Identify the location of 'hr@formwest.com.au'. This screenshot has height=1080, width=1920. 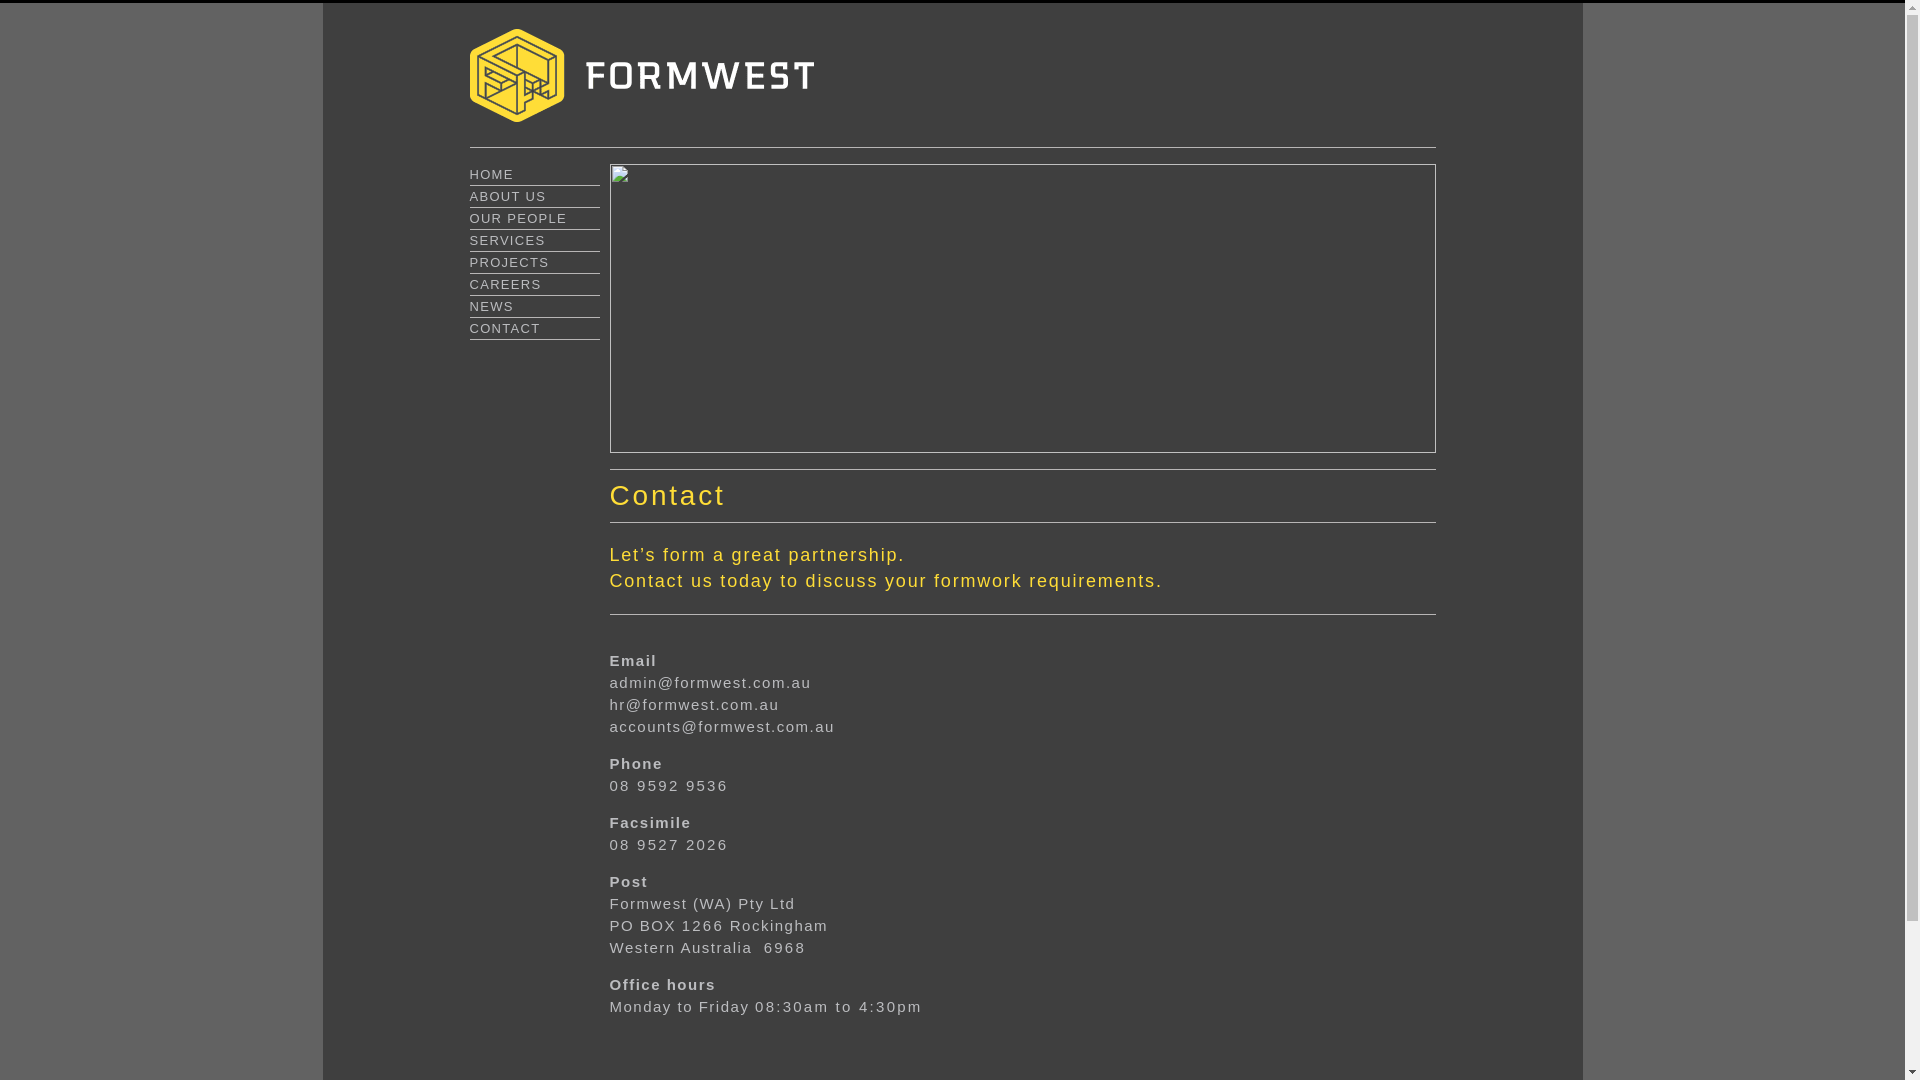
(695, 703).